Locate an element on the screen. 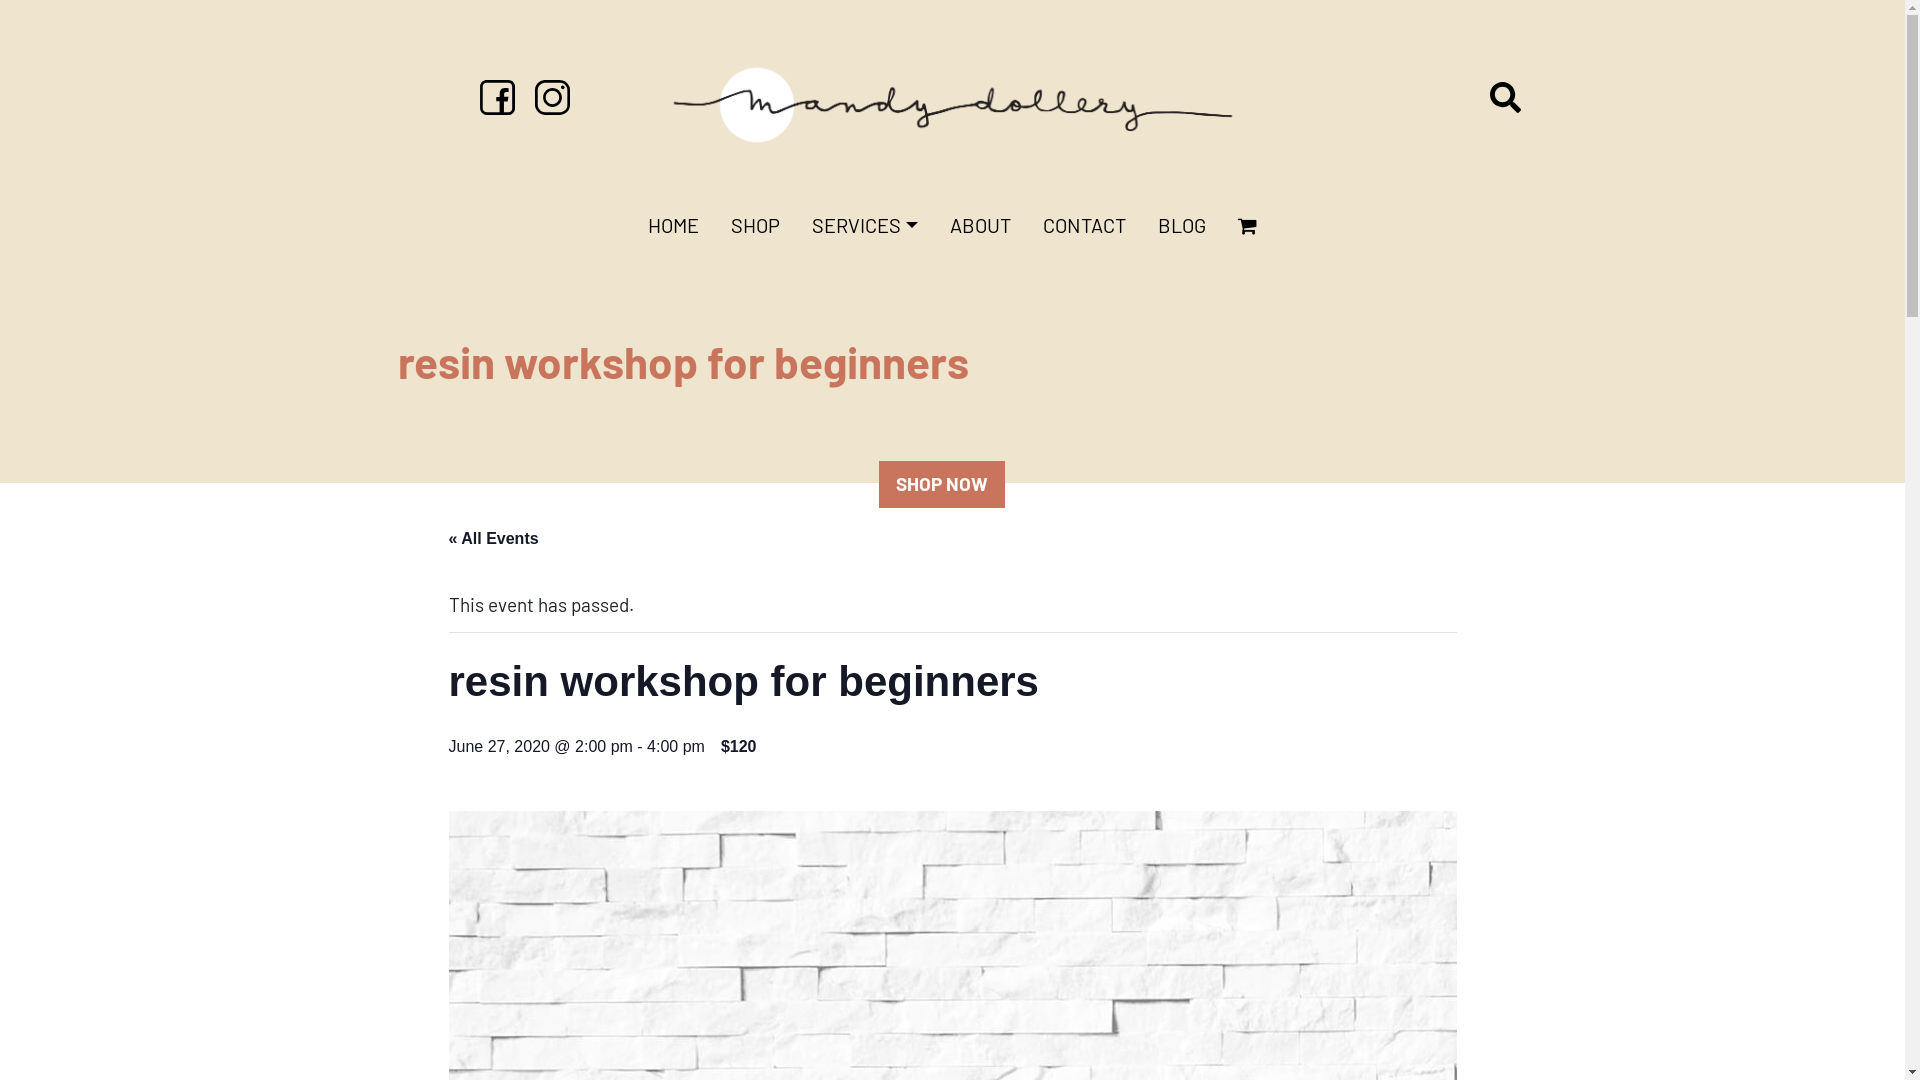  'Instagram' is located at coordinates (527, 94).